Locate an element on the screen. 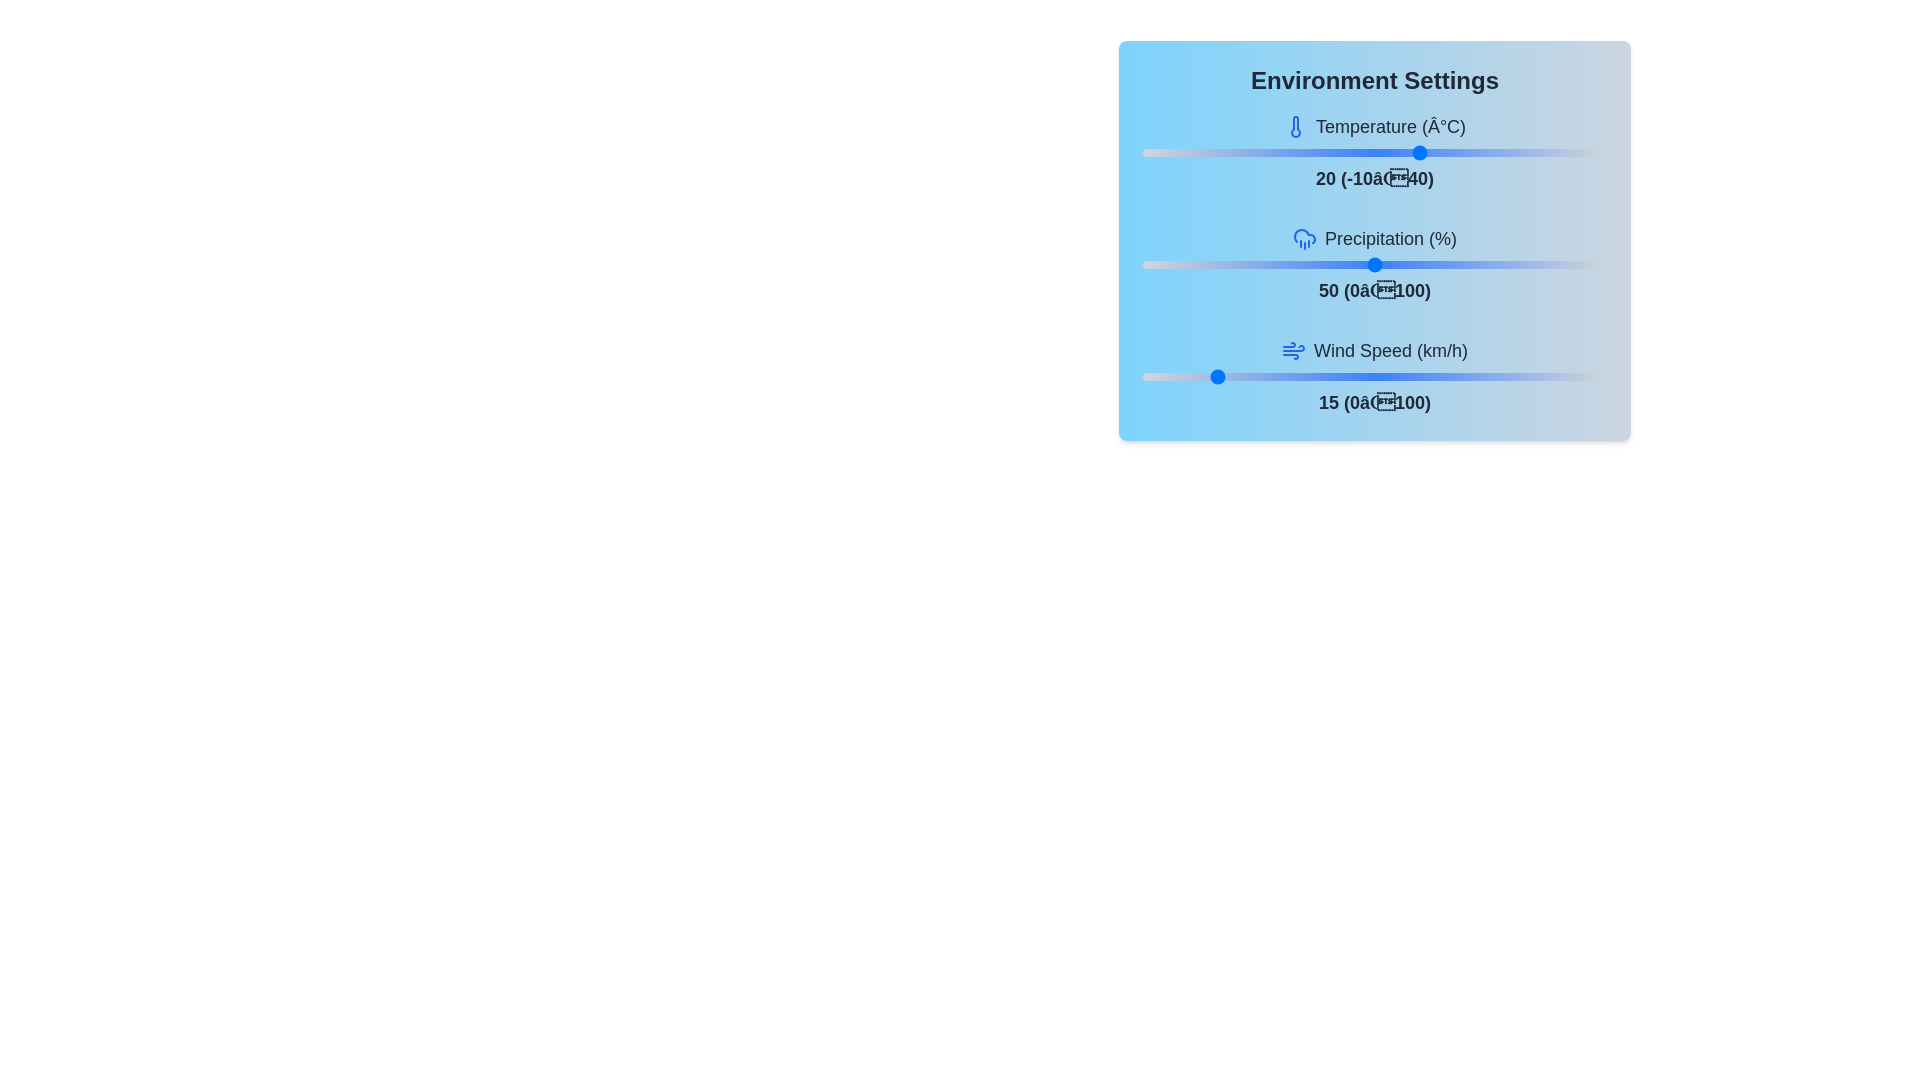  the thermometer icon located to the left of the text 'Temperature (°C)' in the 'Environment Settings' panel is located at coordinates (1295, 127).